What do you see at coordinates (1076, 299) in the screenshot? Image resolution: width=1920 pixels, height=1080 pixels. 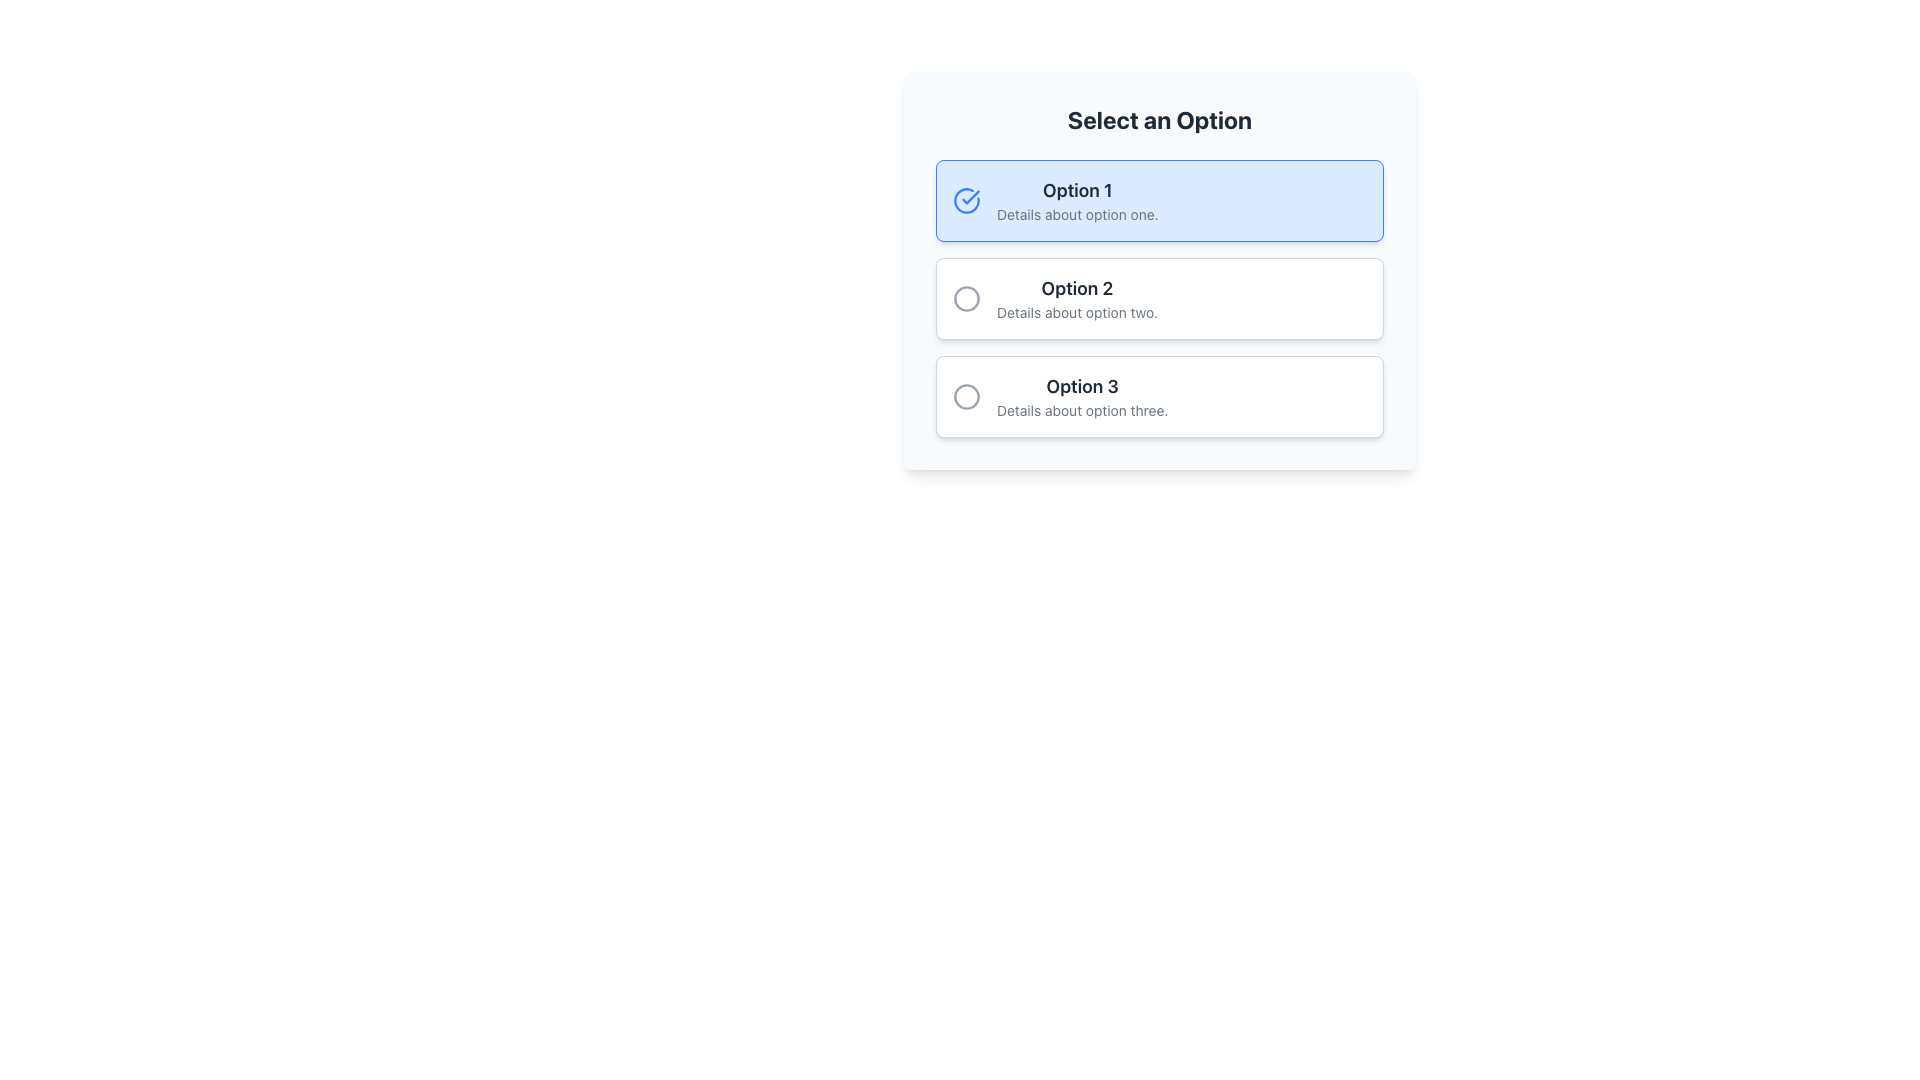 I see `text displayed in the second row of the options list, which corresponds to 'Option 2'` at bounding box center [1076, 299].